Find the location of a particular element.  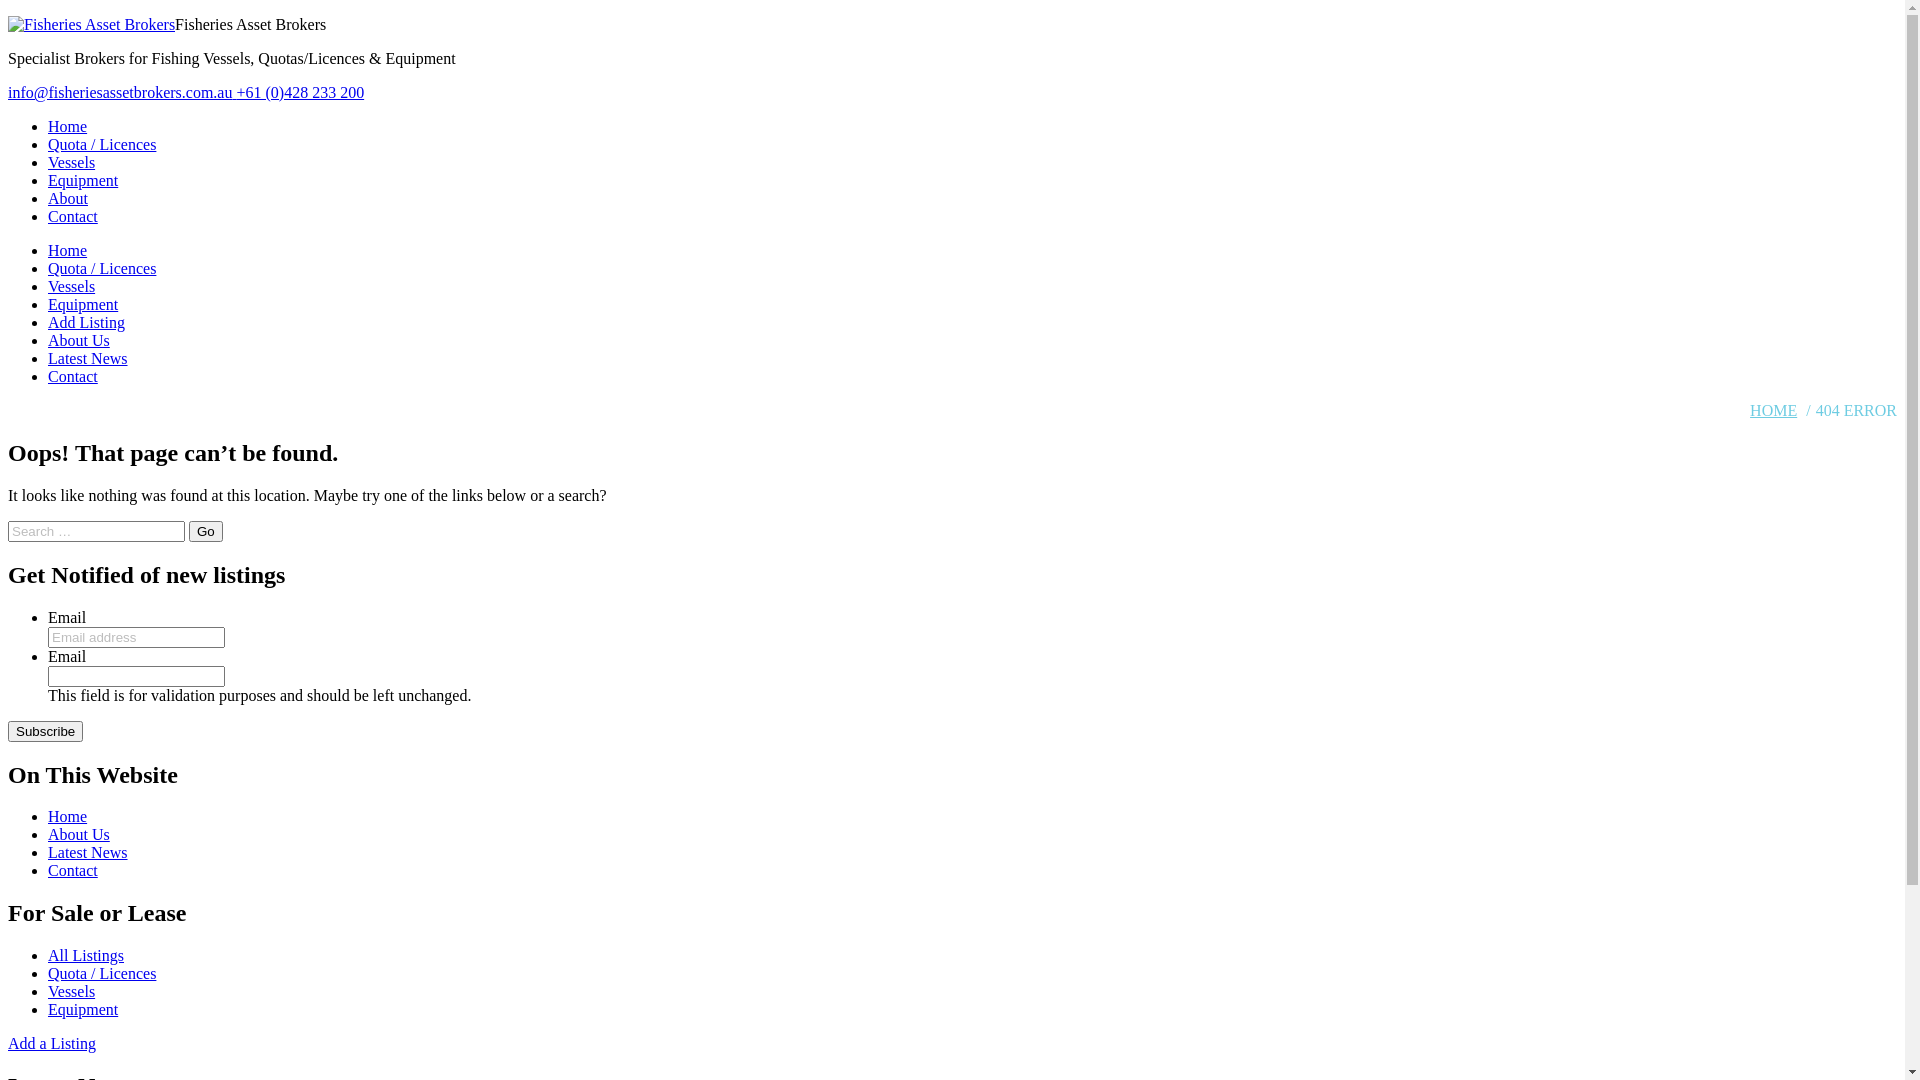

'Equipment' is located at coordinates (81, 304).